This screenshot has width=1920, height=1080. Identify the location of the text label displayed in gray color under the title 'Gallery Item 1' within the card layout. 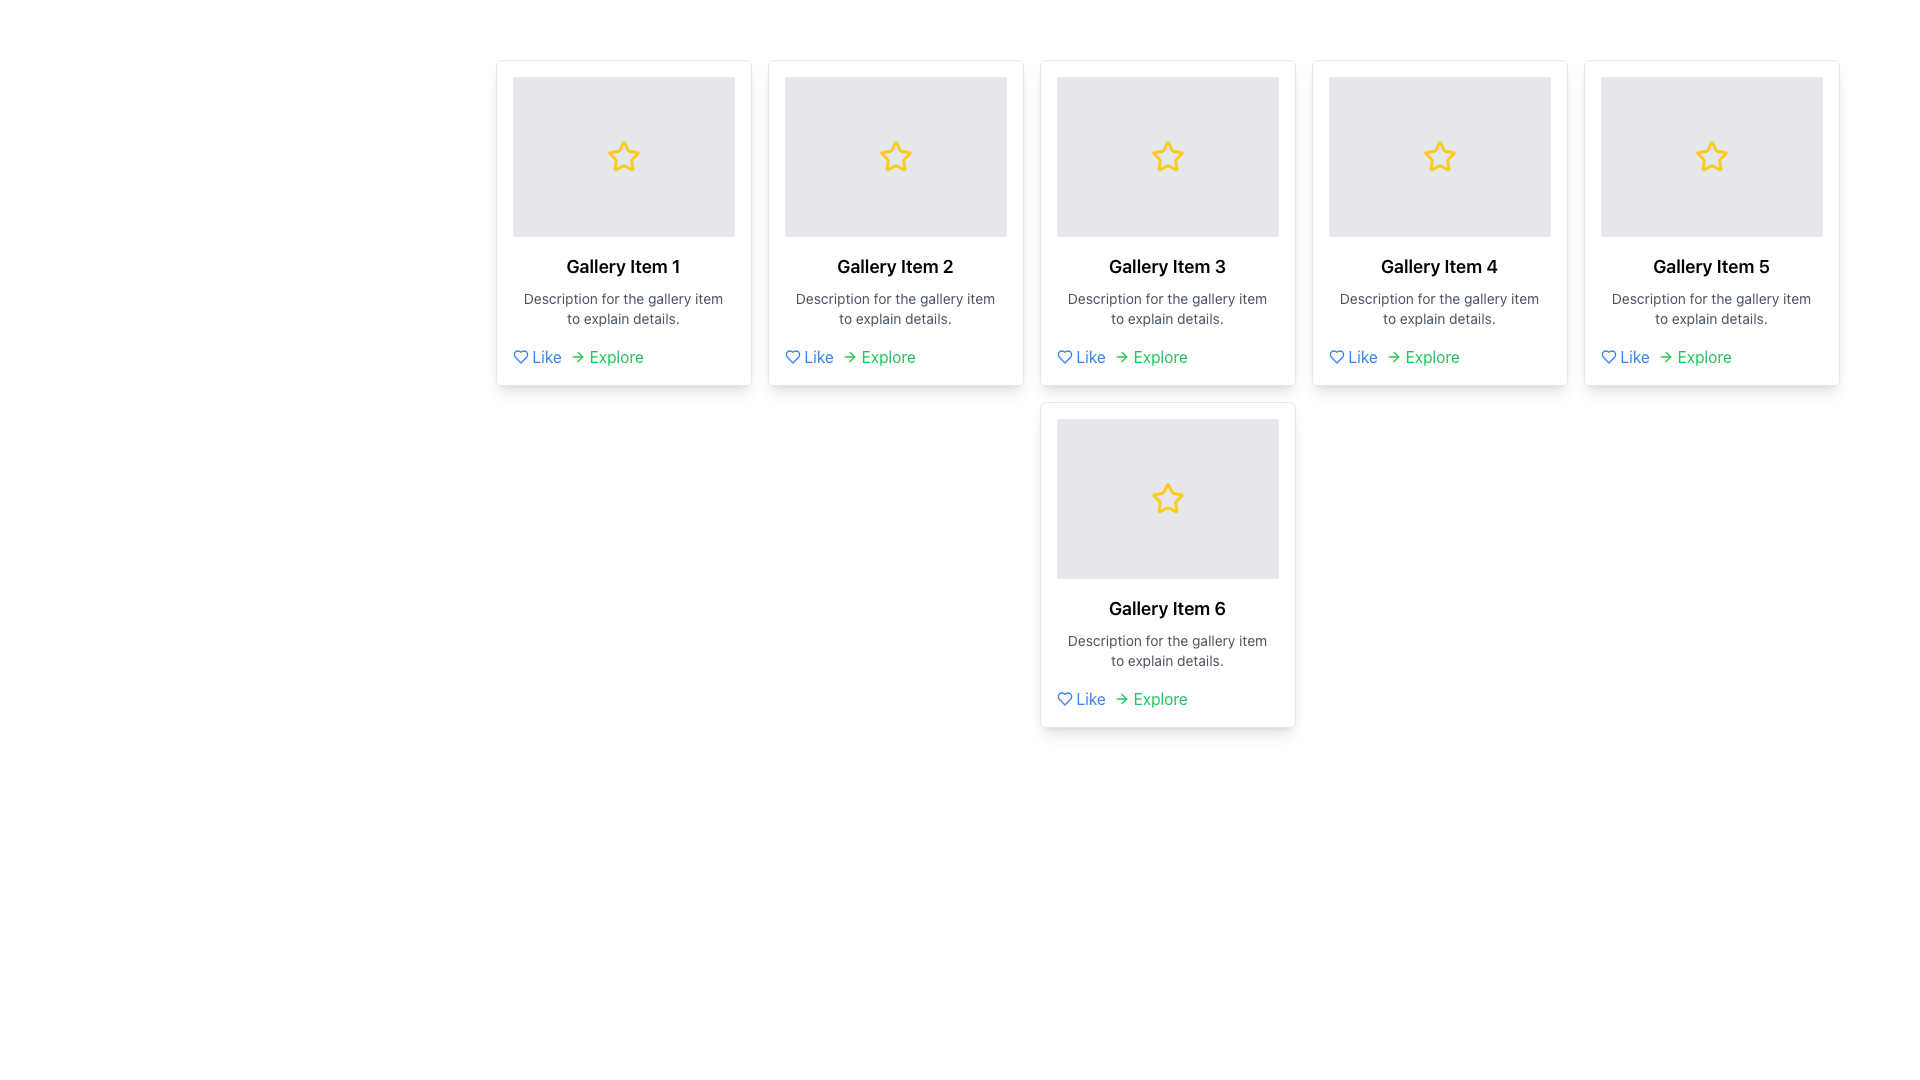
(622, 308).